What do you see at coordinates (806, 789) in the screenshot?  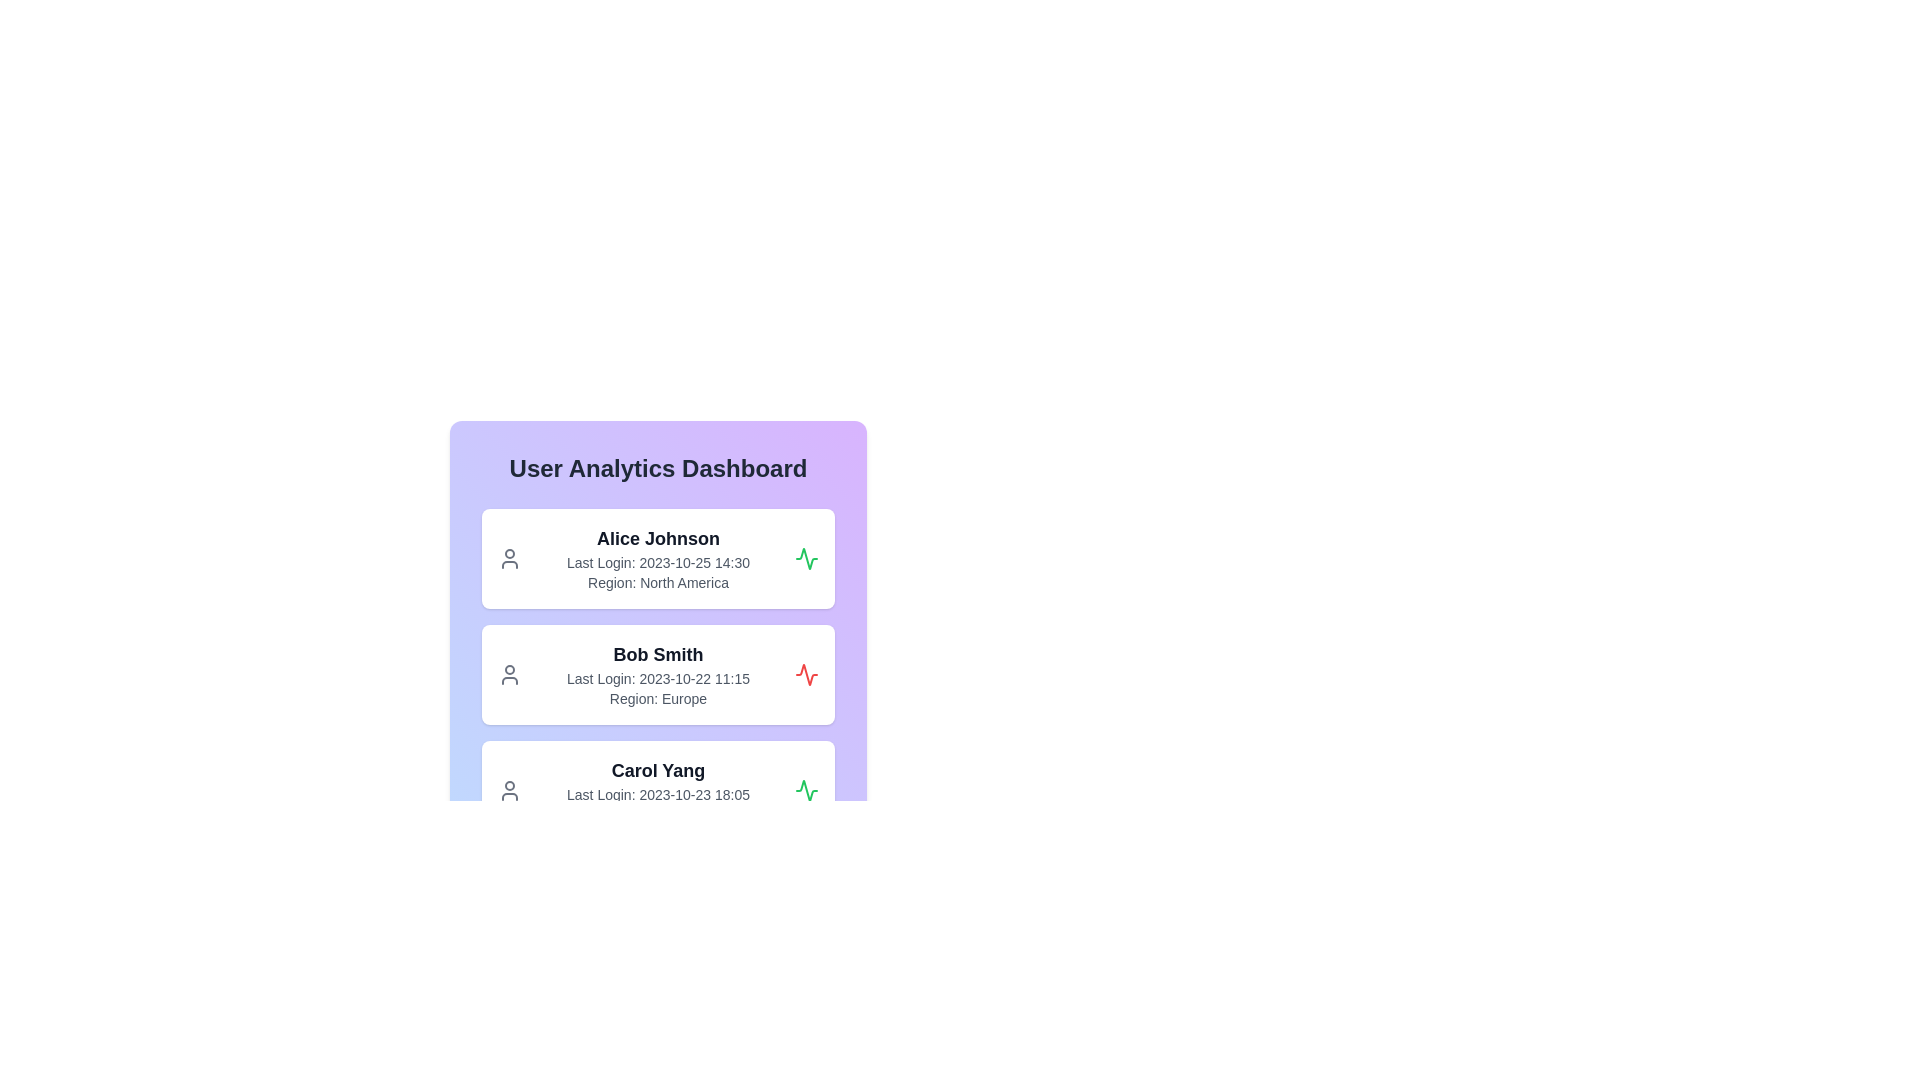 I see `the status/activity icon for 'Carol Yang', located at the rightmost part of the information card, aligned with the login details and region information` at bounding box center [806, 789].